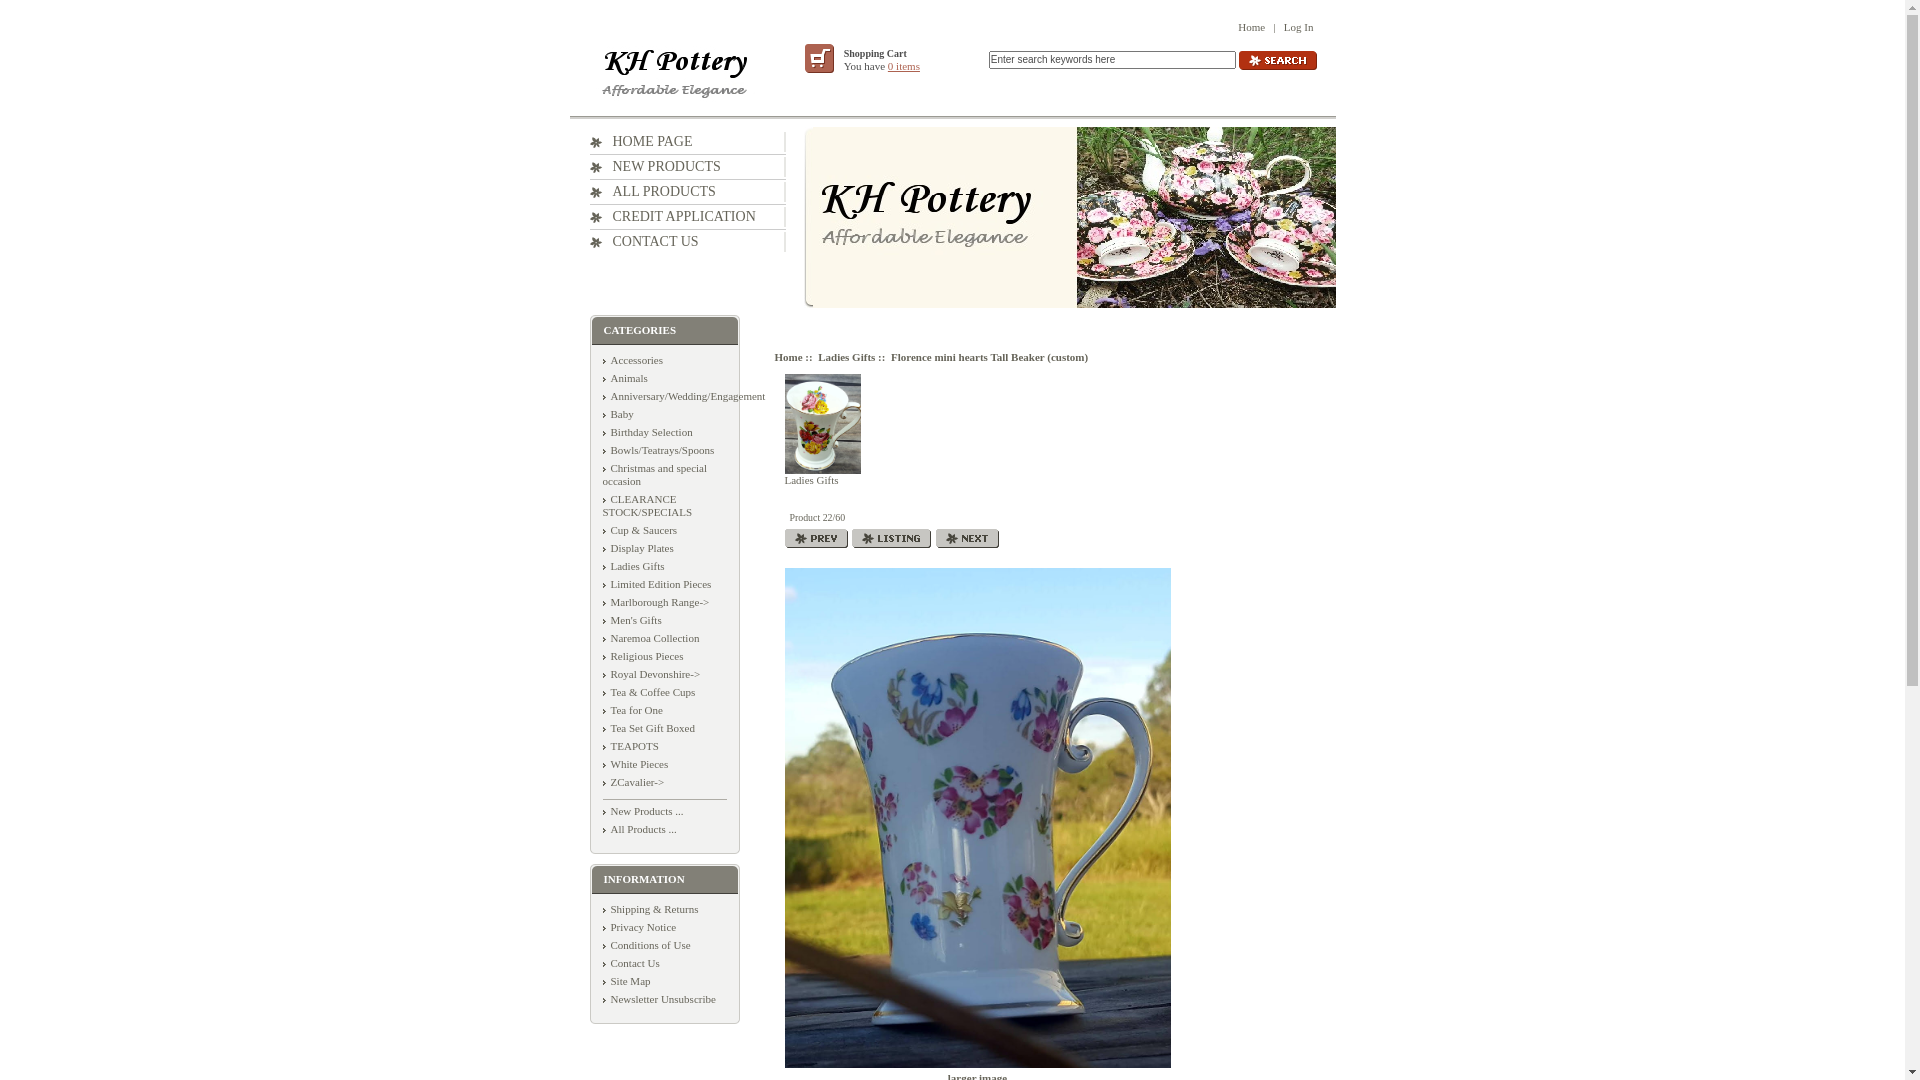  I want to click on 'Christmas and special occasion', so click(654, 474).